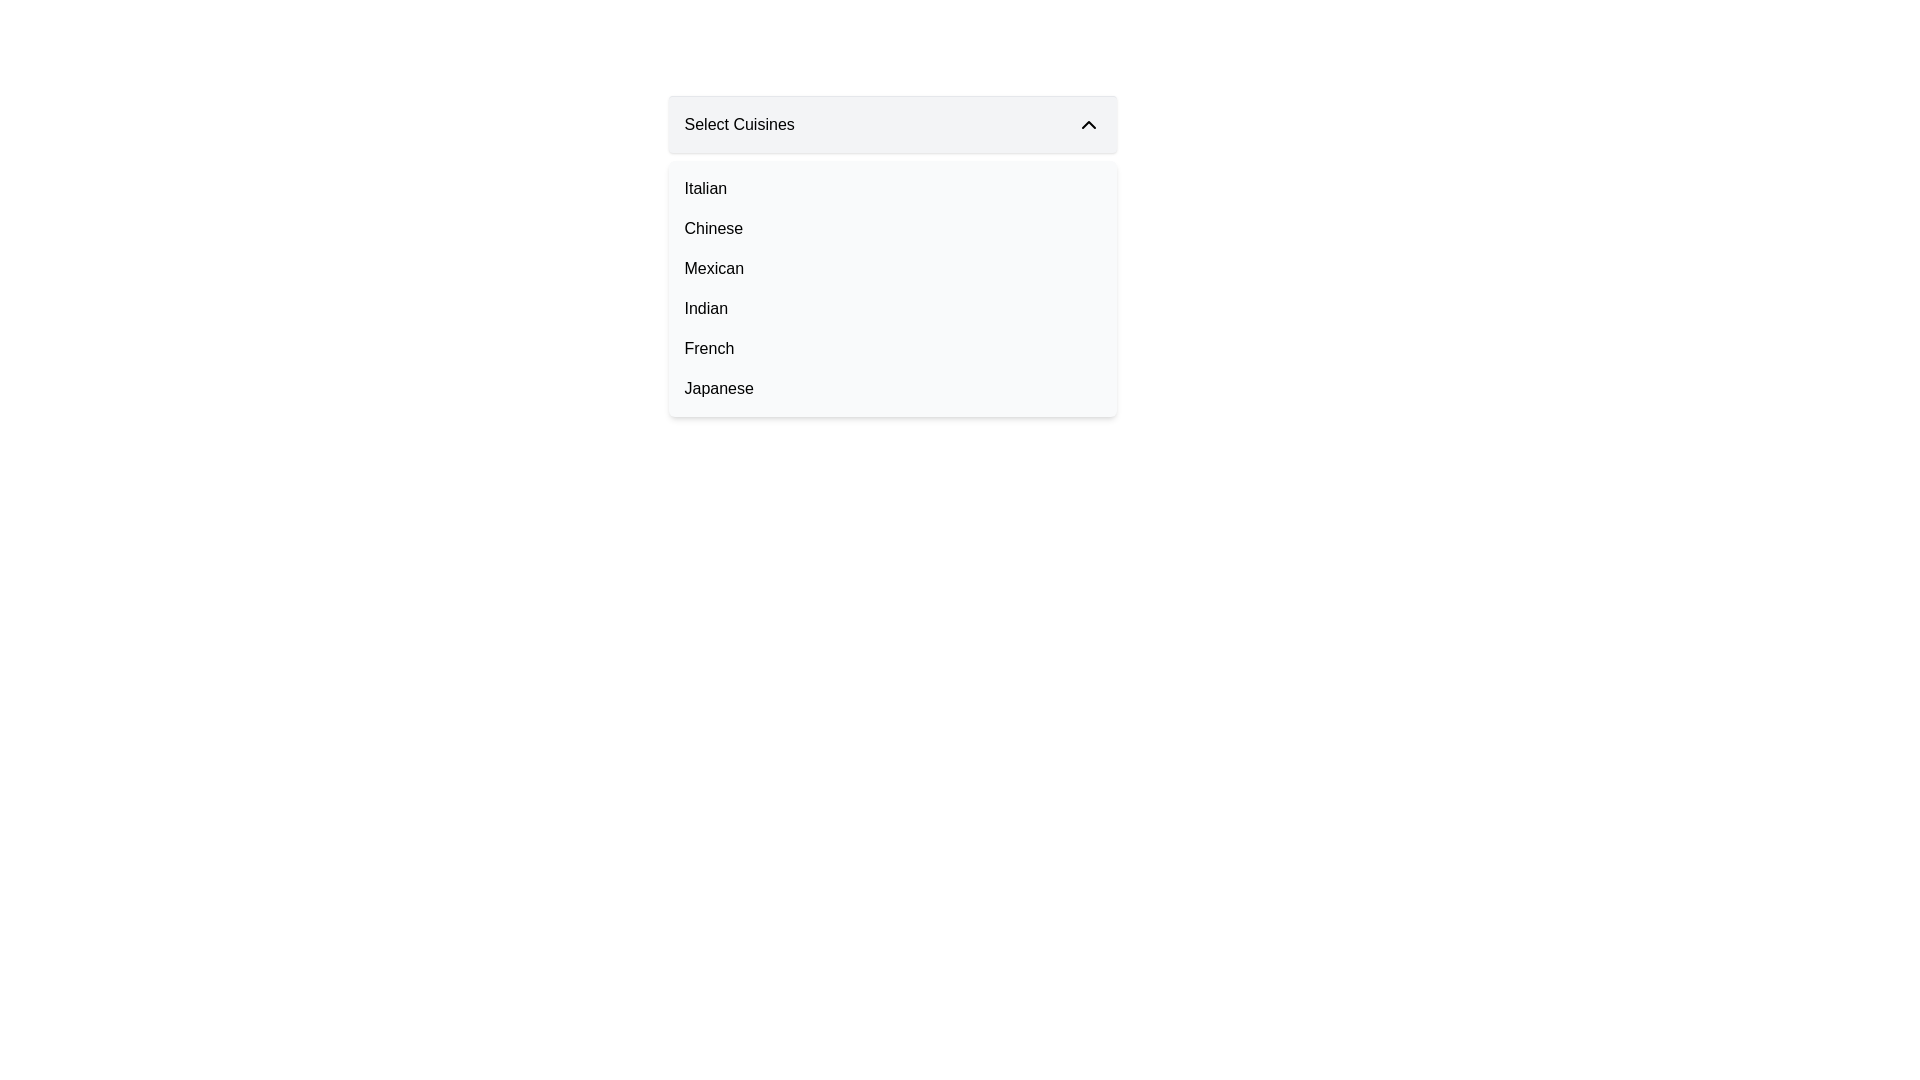  What do you see at coordinates (706, 308) in the screenshot?
I see `the selectable option labeled 'Indian' within the dropdown menu for selecting cuisines, located` at bounding box center [706, 308].